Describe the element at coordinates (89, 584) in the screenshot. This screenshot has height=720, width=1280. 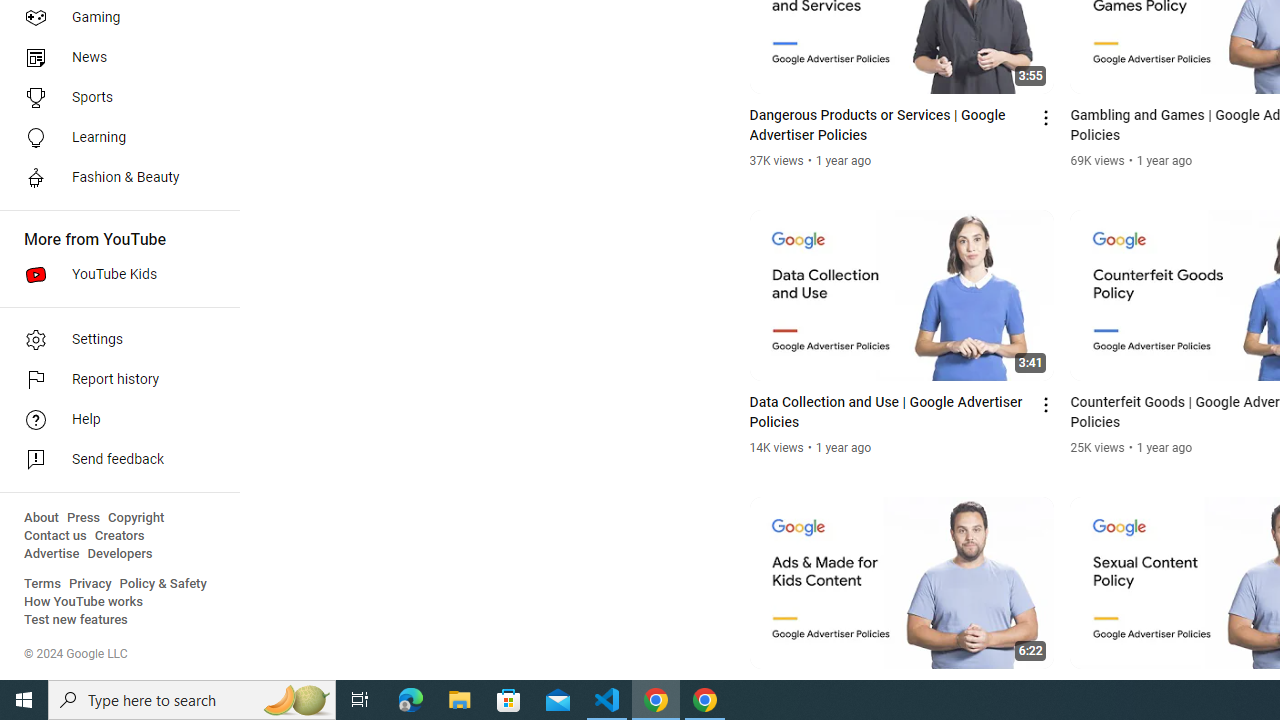
I see `'Privacy'` at that location.